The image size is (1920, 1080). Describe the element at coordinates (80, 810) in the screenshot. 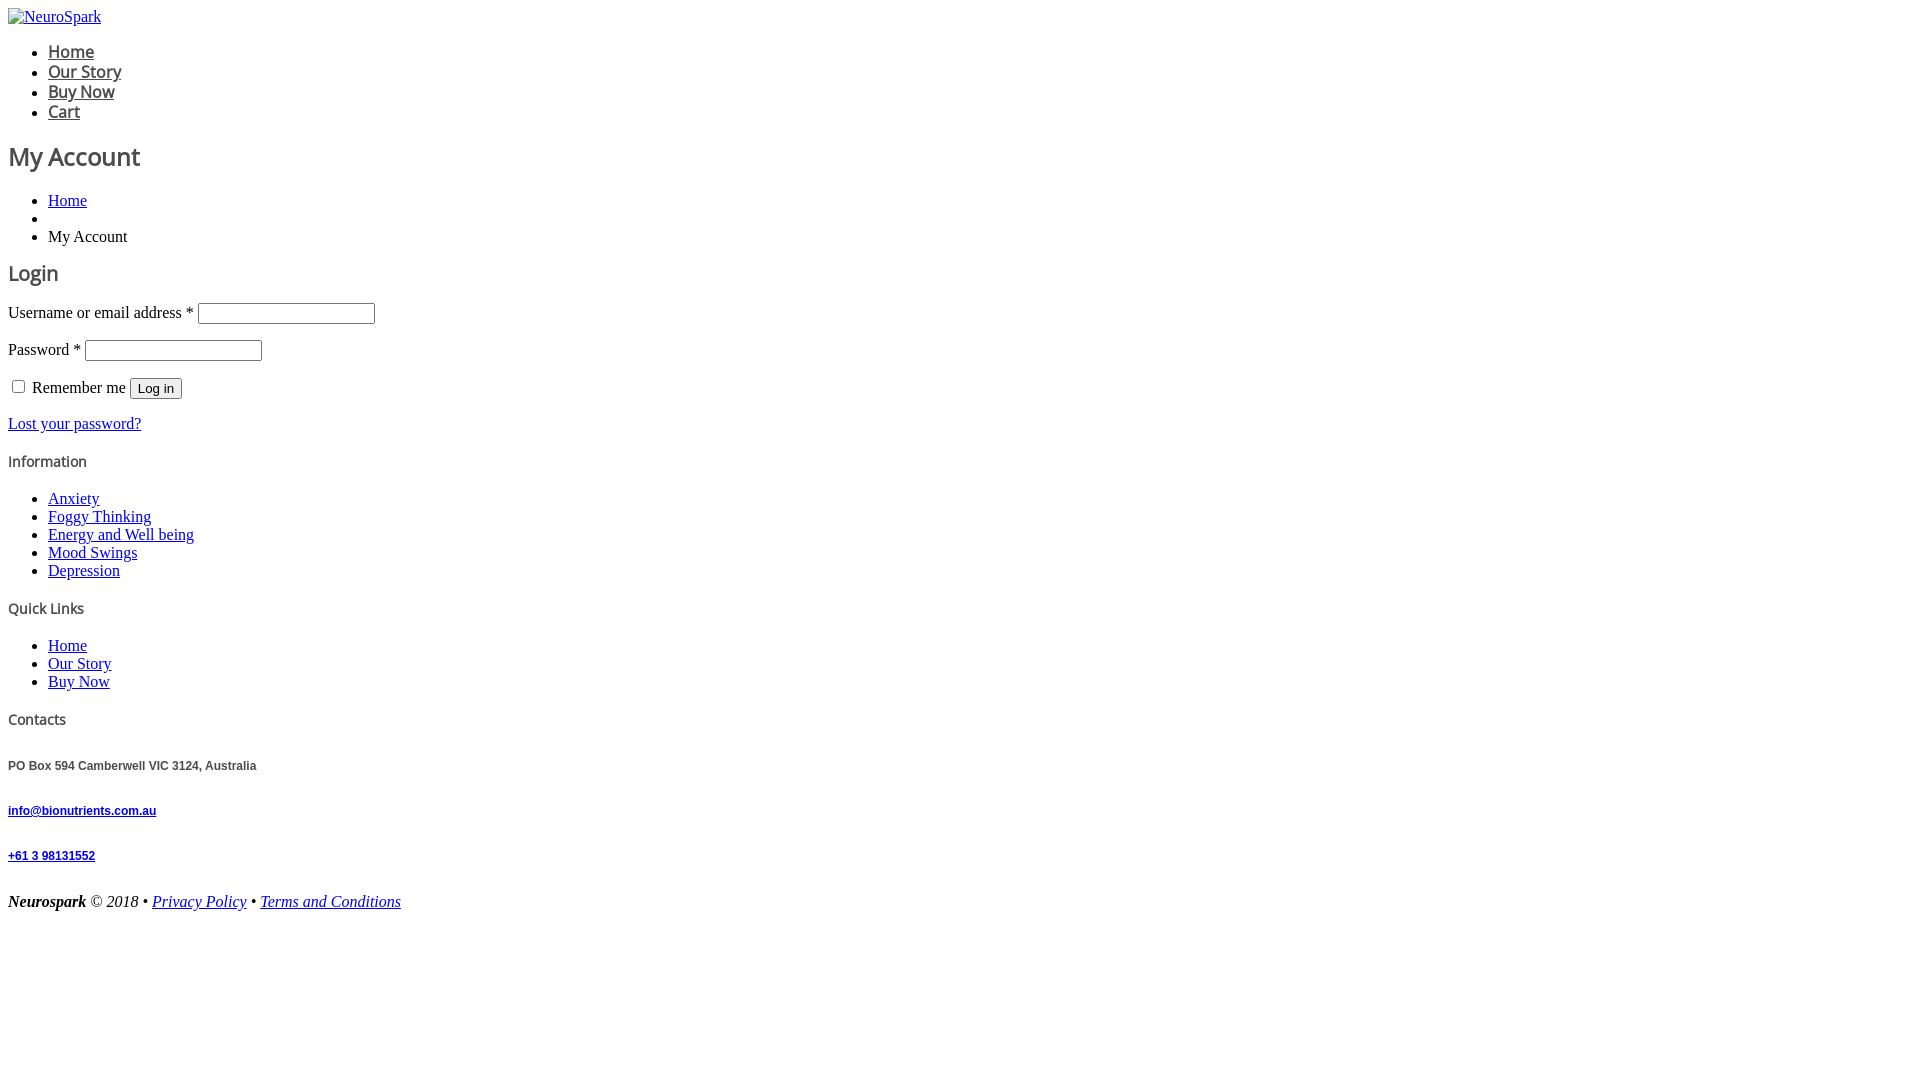

I see `'info@bionutrients.com.au'` at that location.